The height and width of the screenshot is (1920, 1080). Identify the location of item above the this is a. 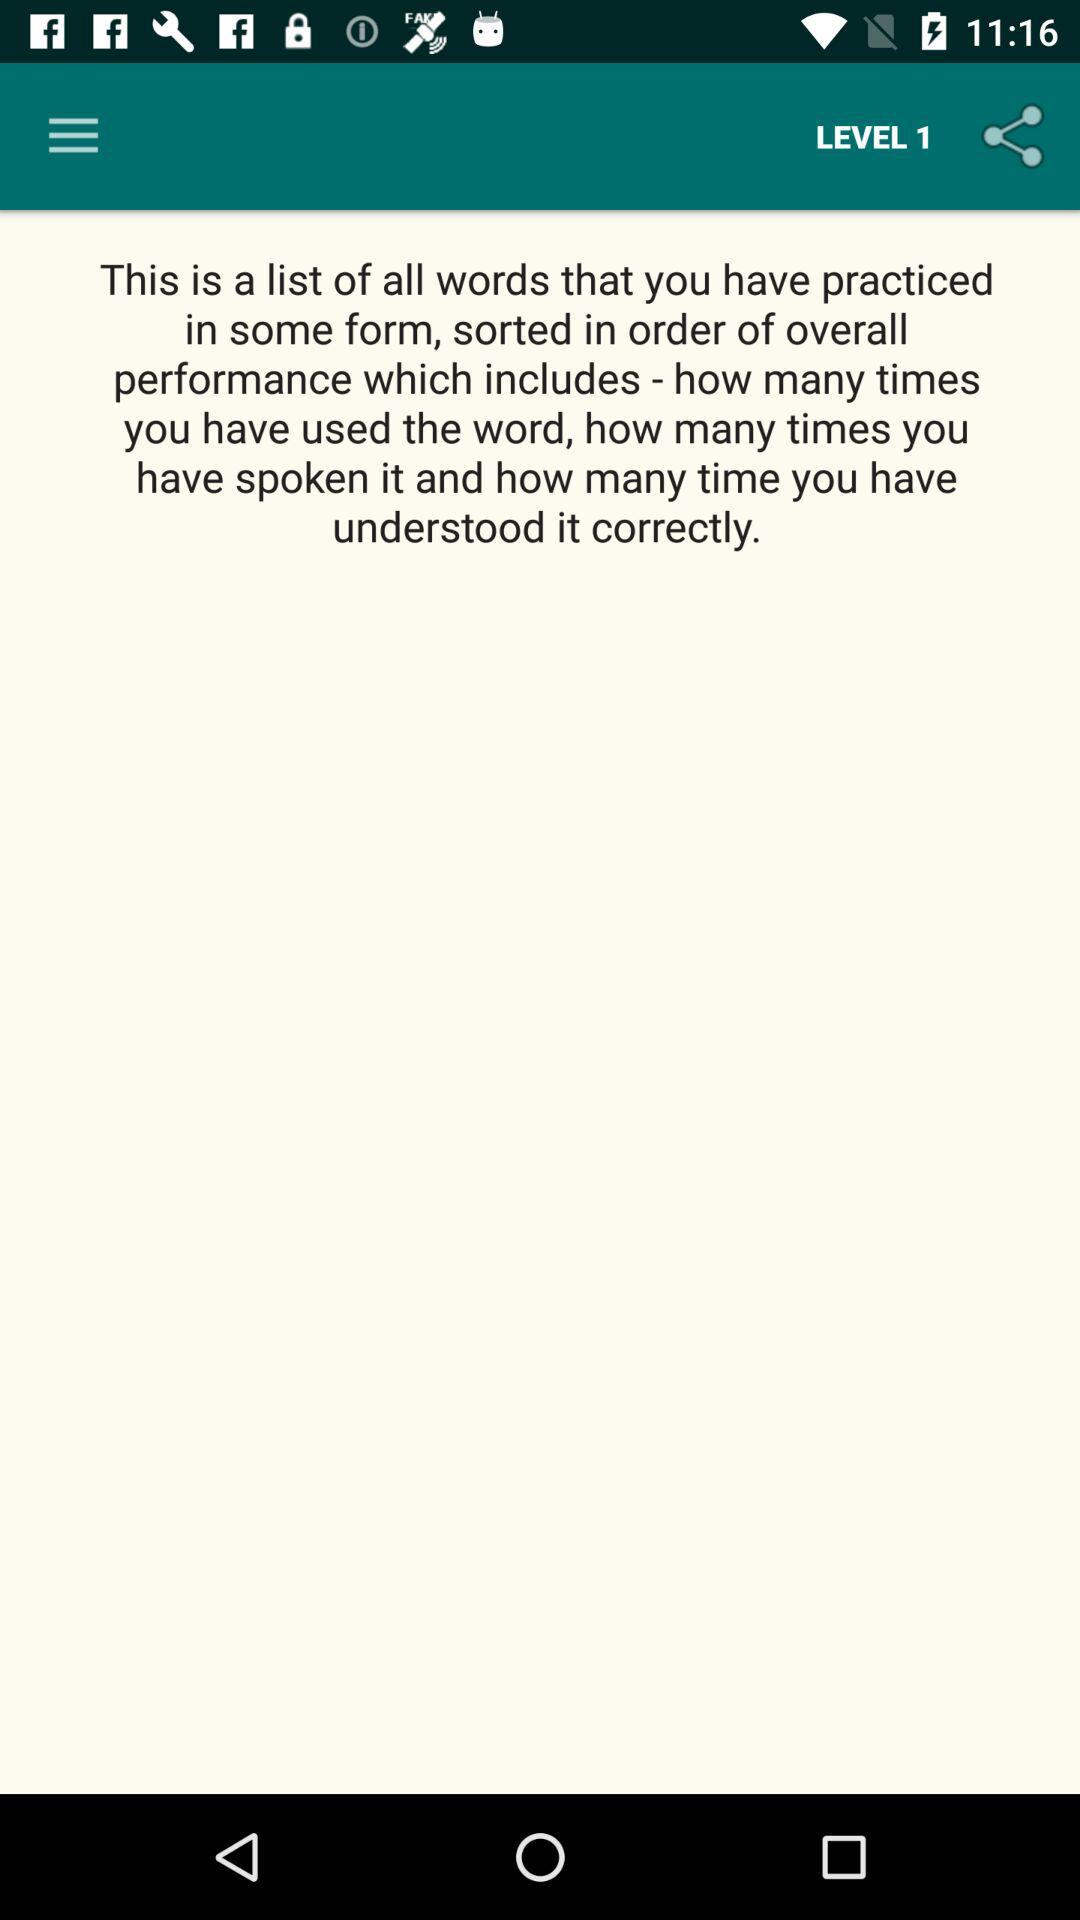
(873, 135).